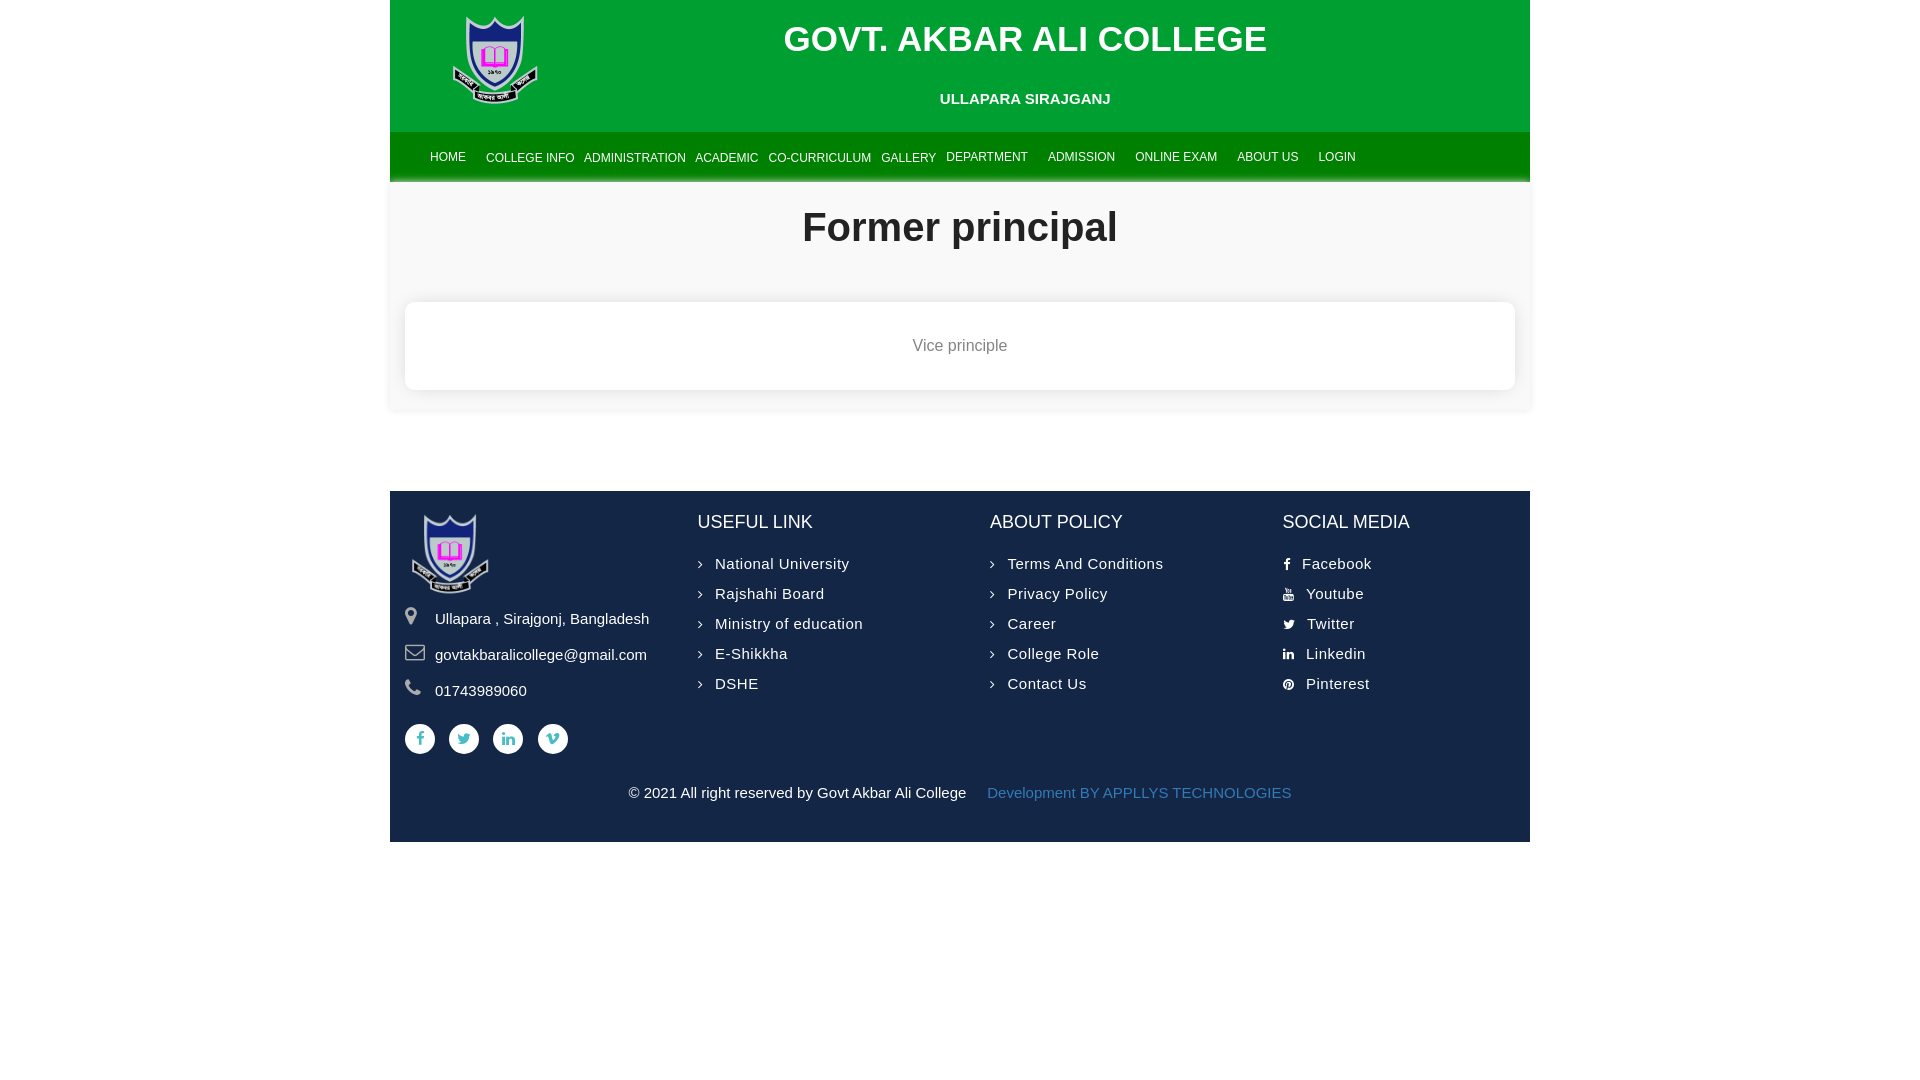 The width and height of the screenshot is (1920, 1080). Describe the element at coordinates (757, 156) in the screenshot. I see `'   CO-CURRICULUM'` at that location.